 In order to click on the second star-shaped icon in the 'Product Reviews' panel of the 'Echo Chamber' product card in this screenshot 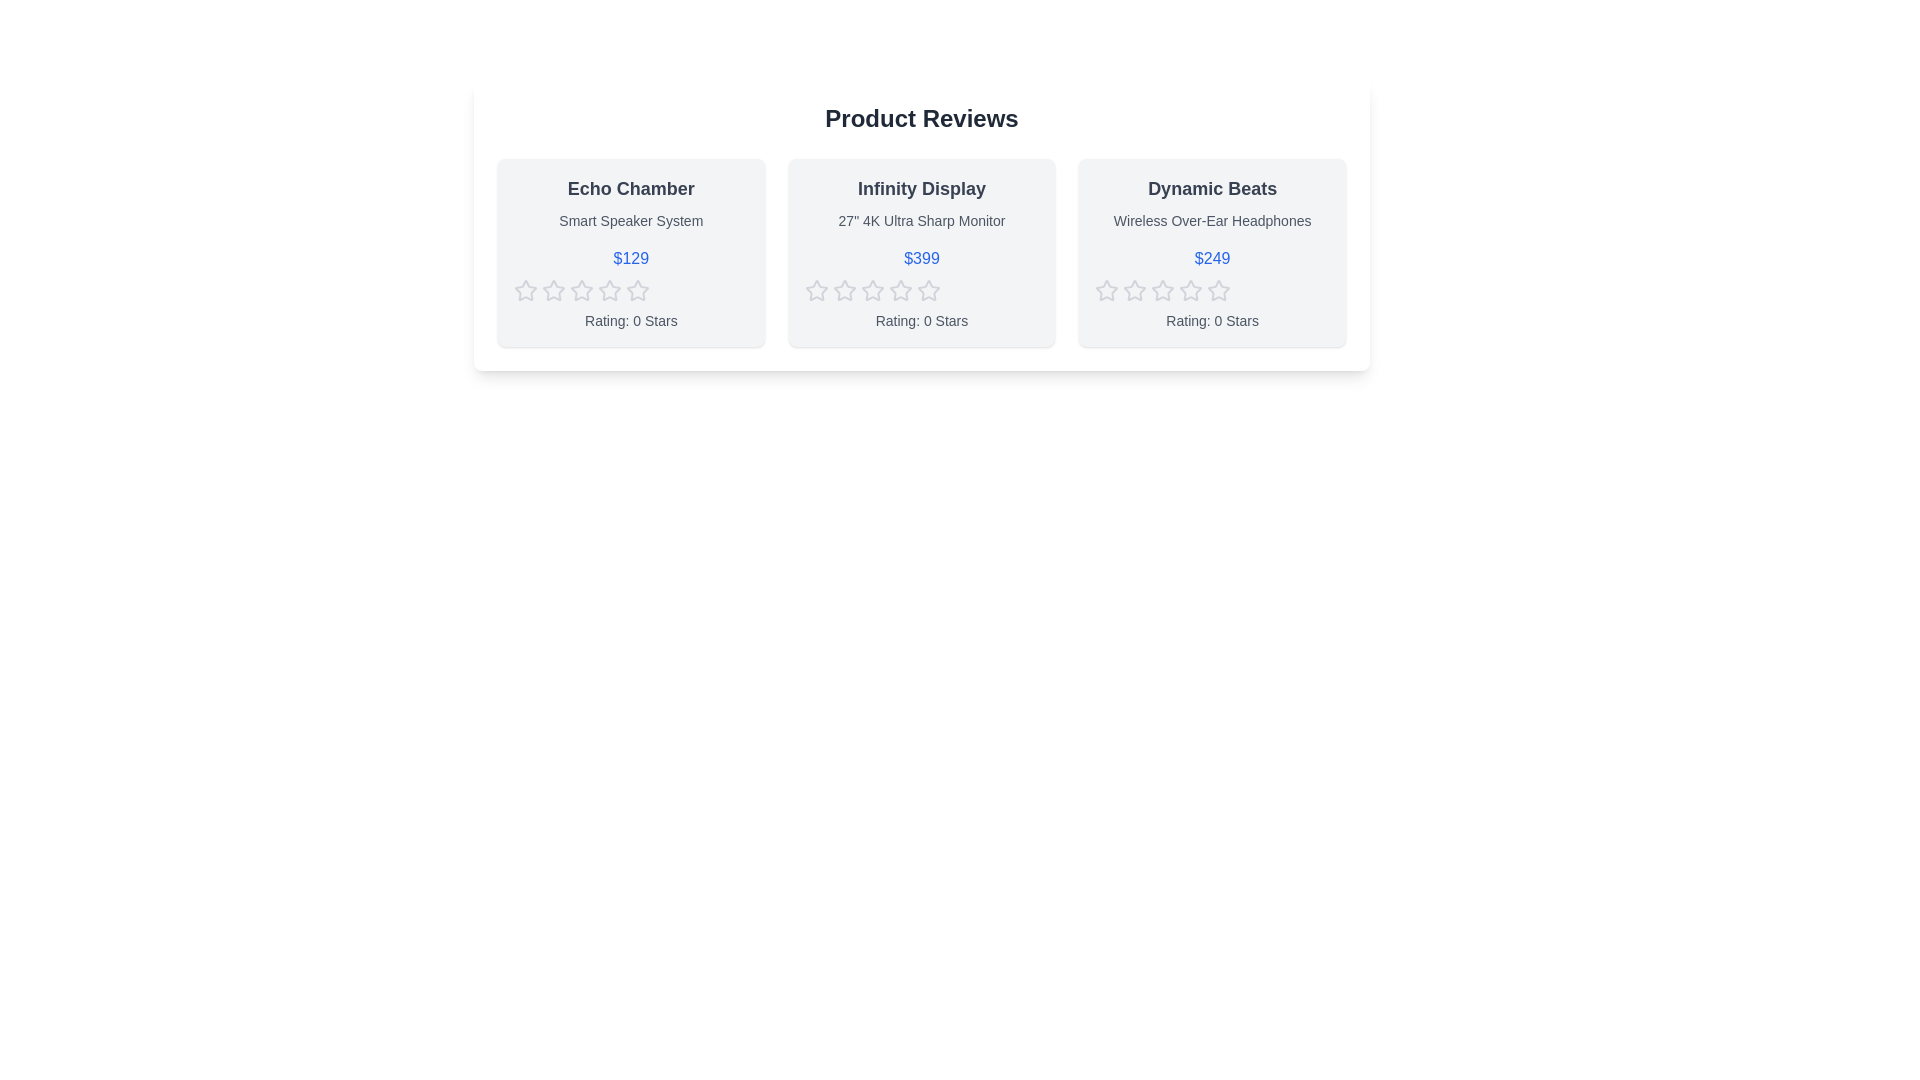, I will do `click(553, 290)`.